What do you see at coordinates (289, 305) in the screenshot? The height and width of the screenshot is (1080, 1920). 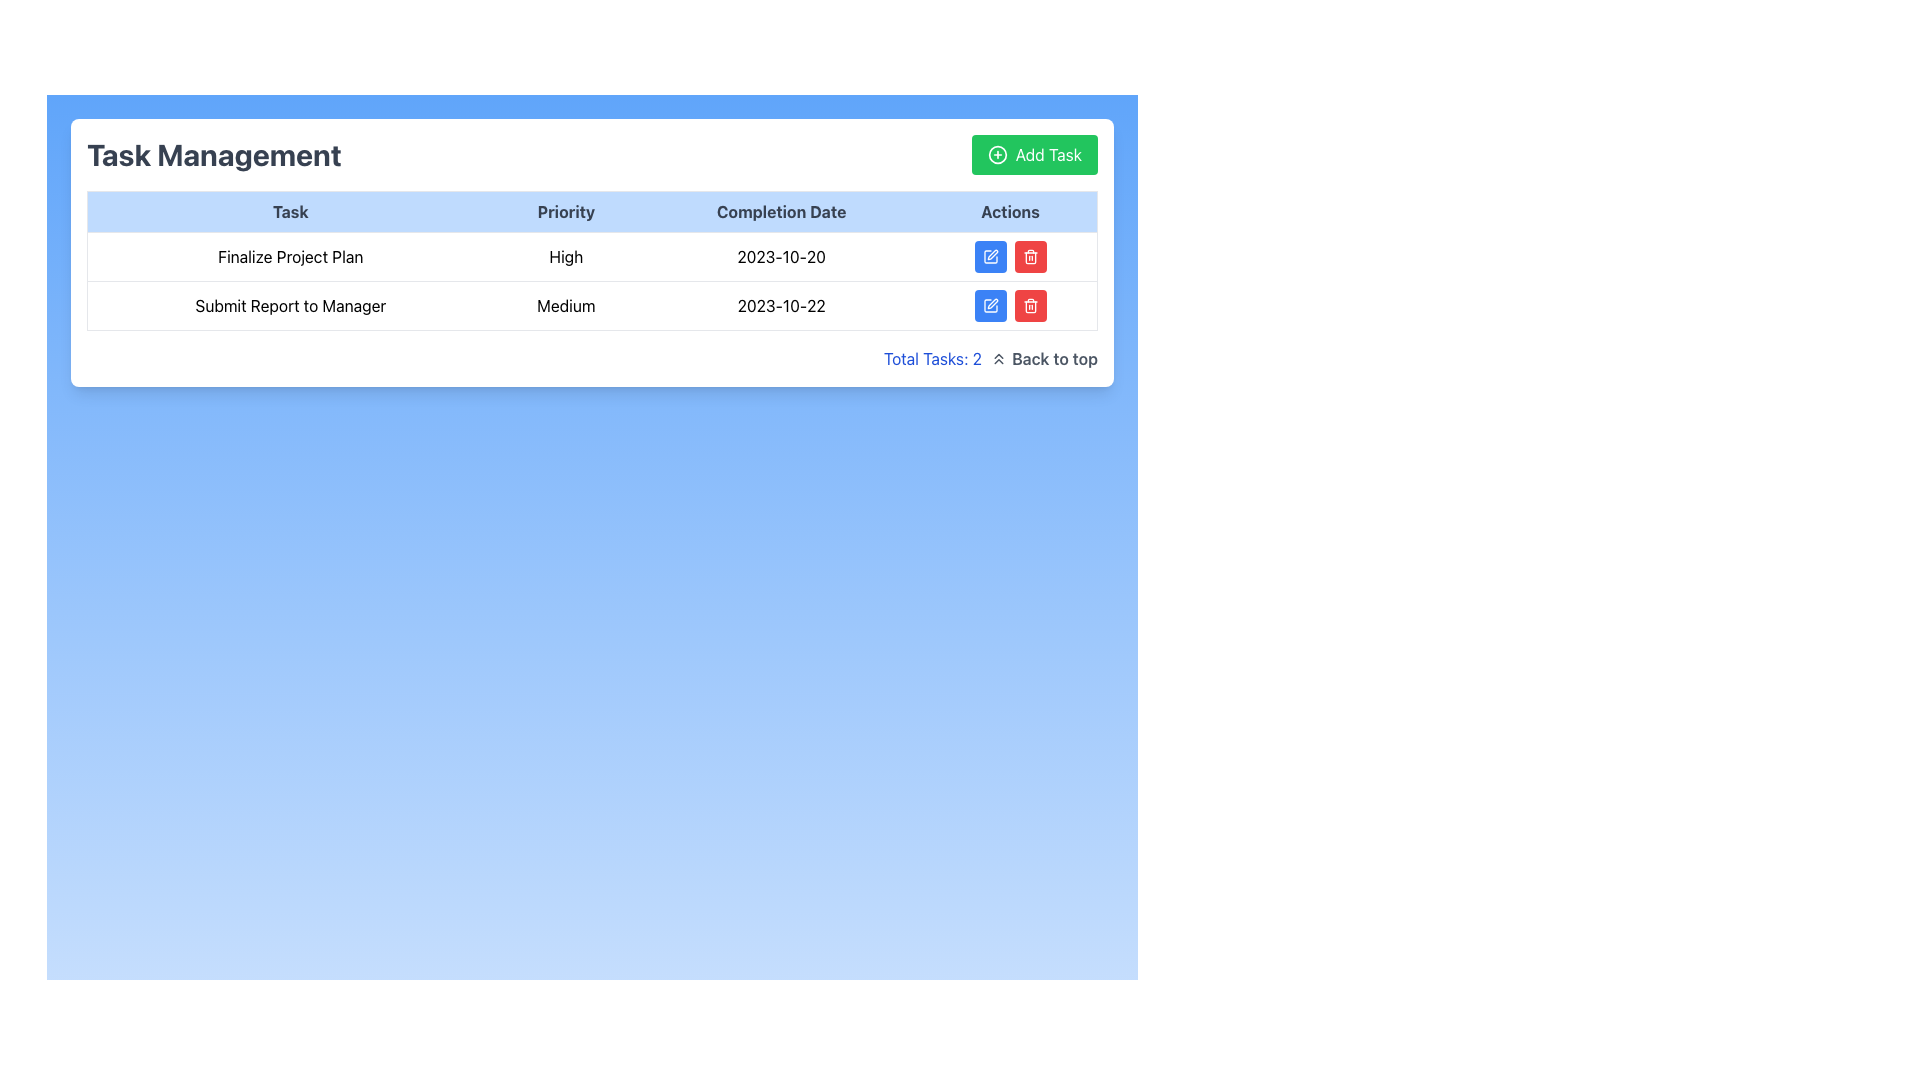 I see `the Static Text Label that displays the title of a specific task, located in the second row of a table under the 'Task' column` at bounding box center [289, 305].